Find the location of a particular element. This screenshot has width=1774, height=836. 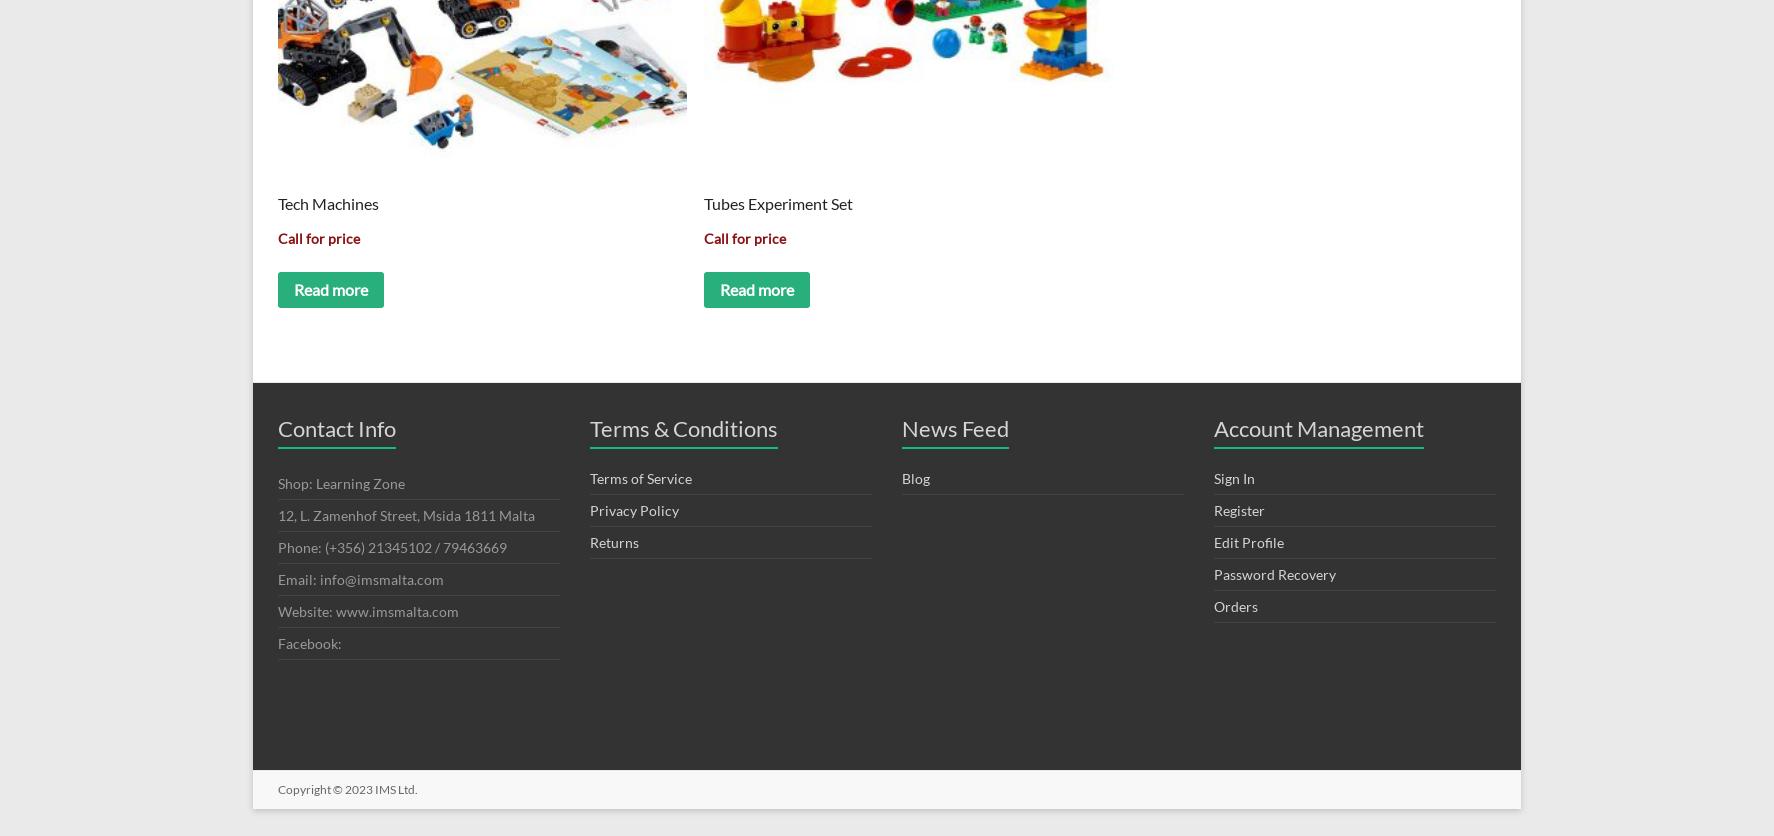

'Privacy Policy' is located at coordinates (589, 509).